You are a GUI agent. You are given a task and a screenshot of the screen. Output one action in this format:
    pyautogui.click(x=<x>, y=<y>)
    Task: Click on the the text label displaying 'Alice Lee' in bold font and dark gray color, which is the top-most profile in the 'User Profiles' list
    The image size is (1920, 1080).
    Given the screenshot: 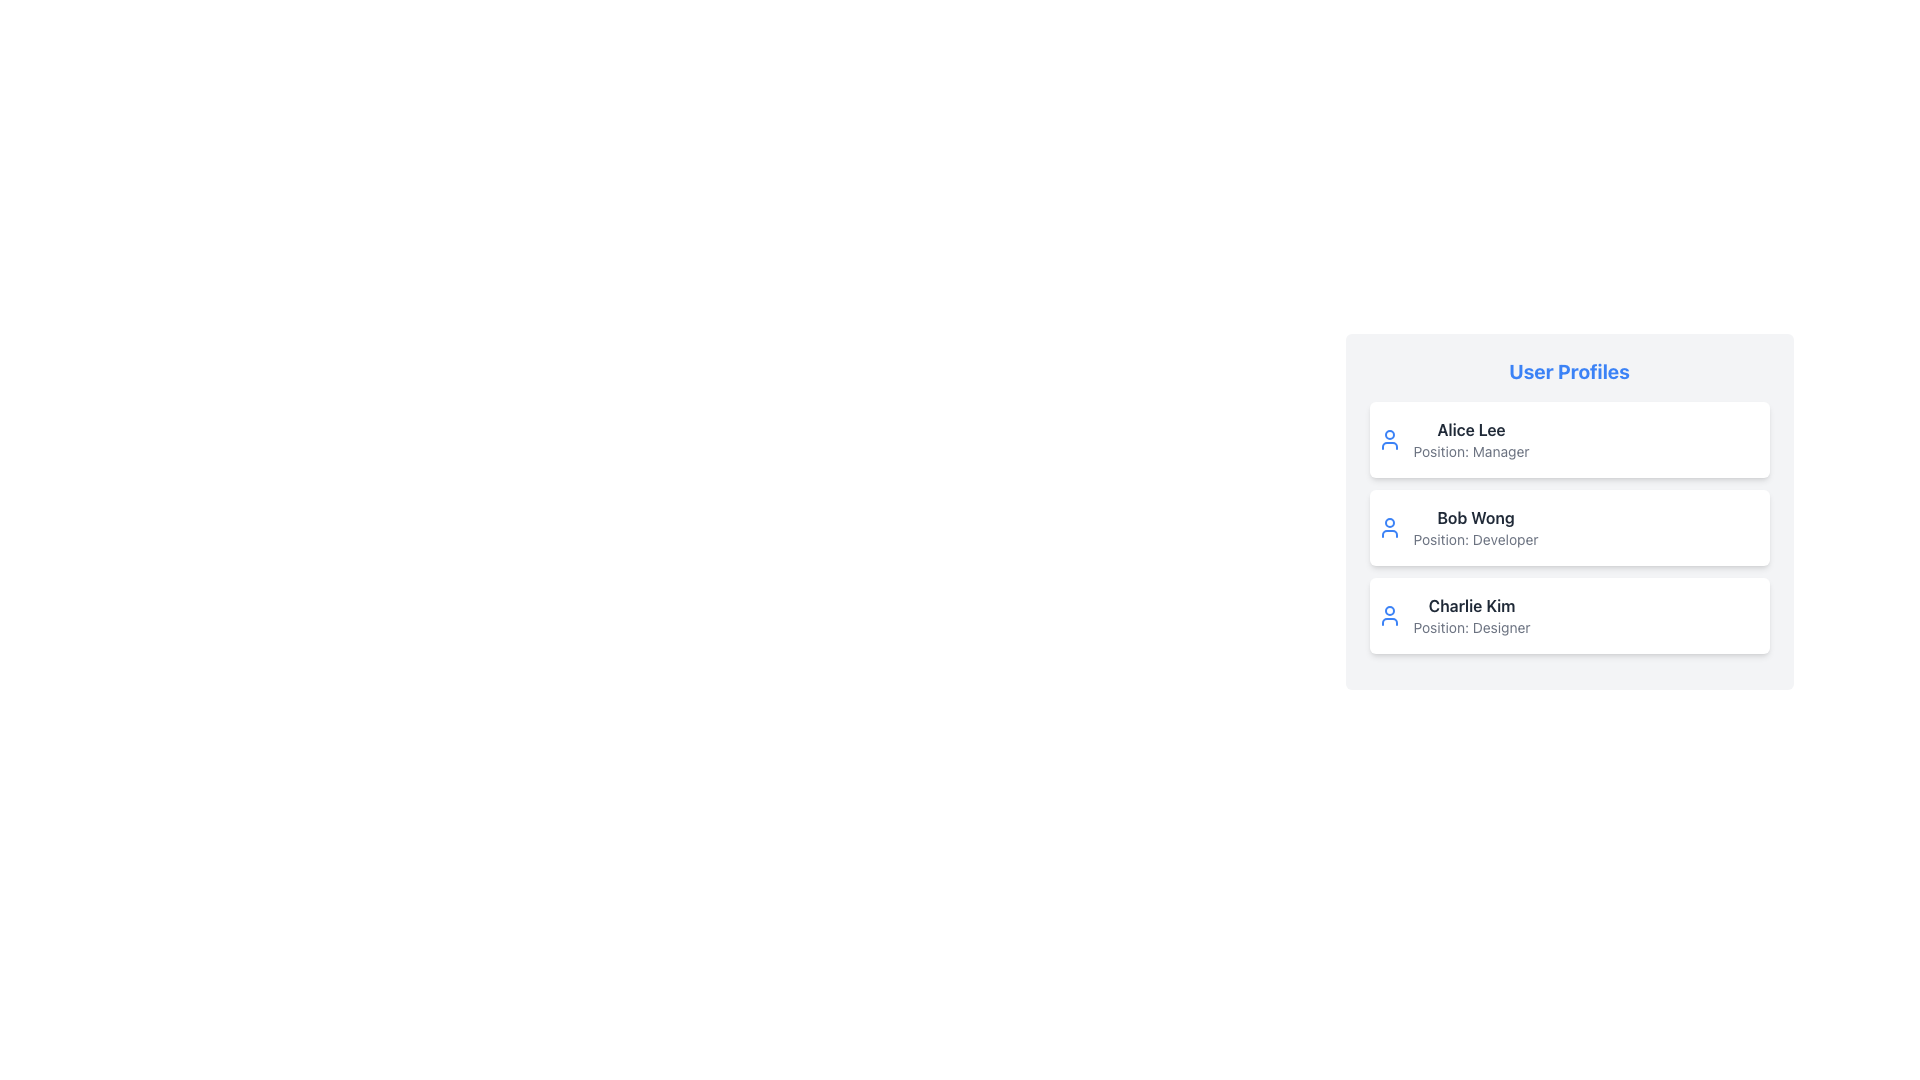 What is the action you would take?
    pyautogui.click(x=1471, y=428)
    